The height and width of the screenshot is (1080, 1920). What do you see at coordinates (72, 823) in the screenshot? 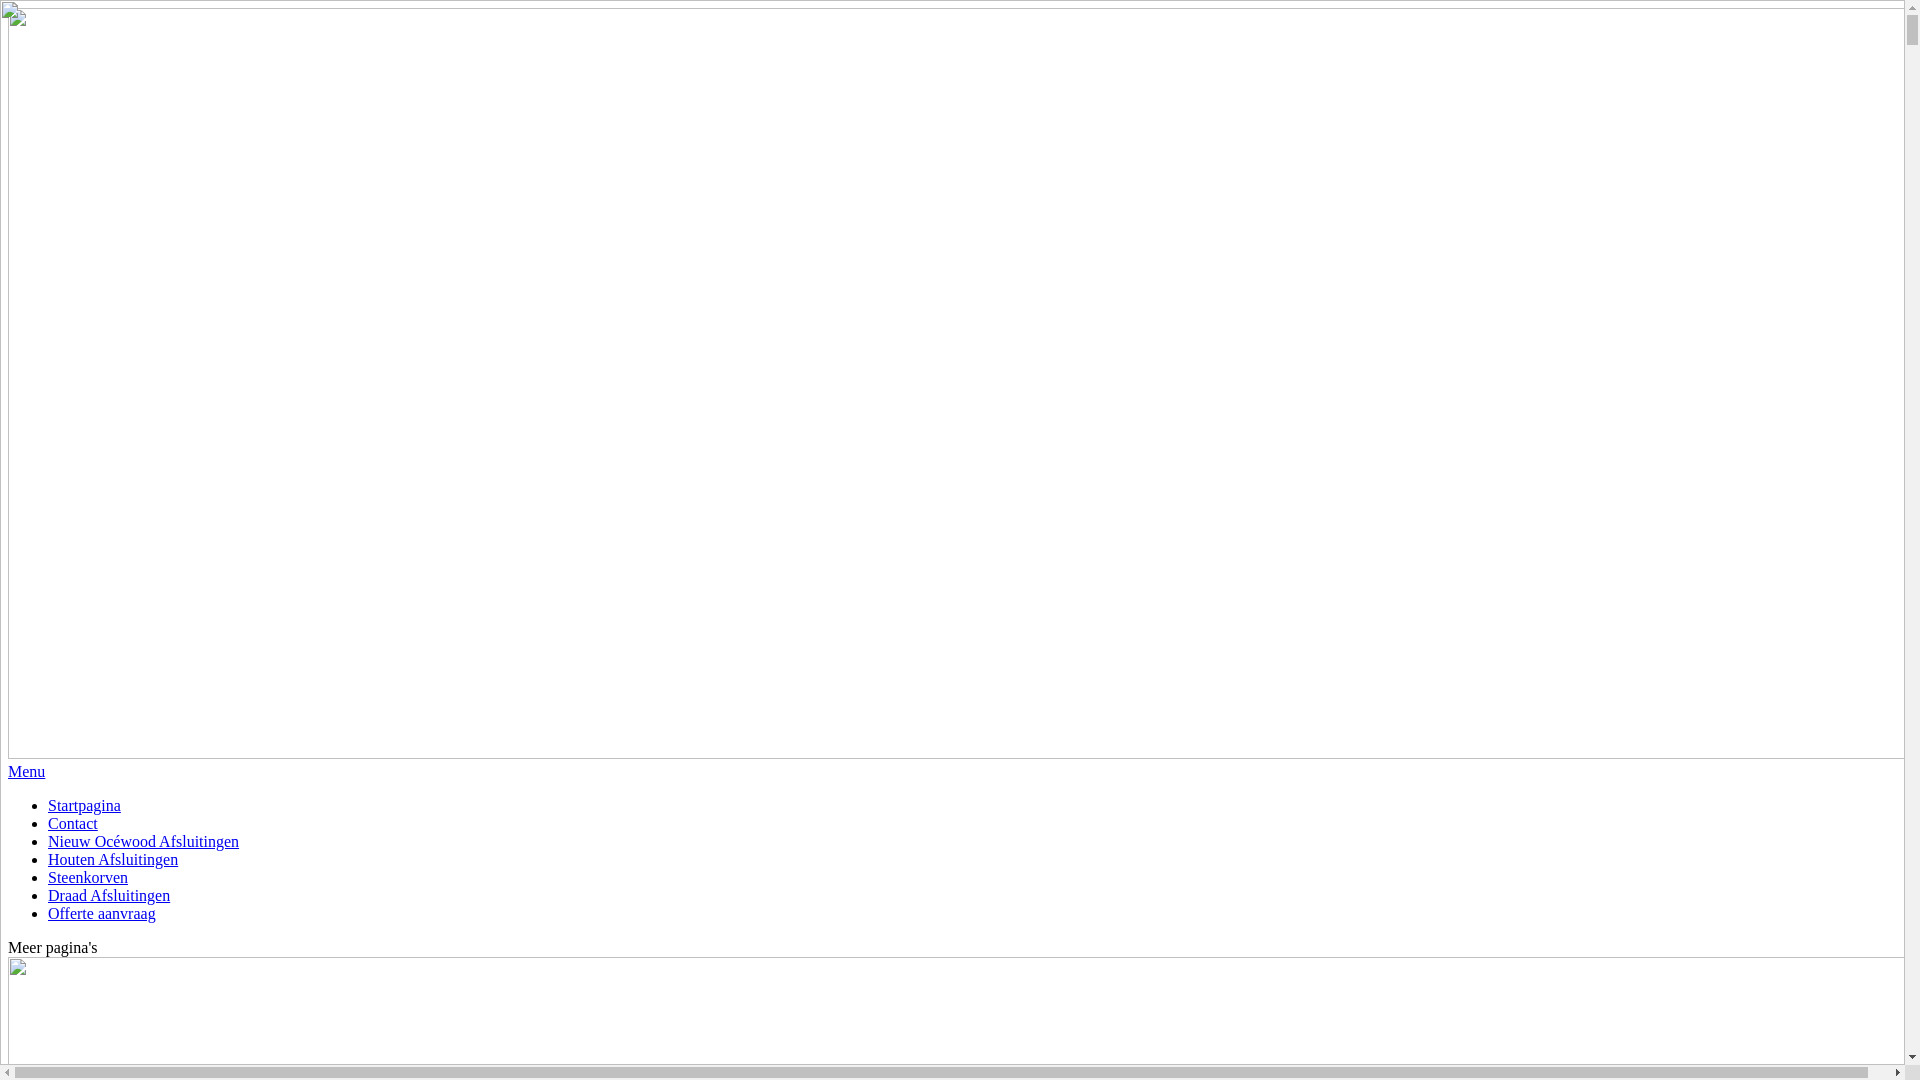
I see `'Contact'` at bounding box center [72, 823].